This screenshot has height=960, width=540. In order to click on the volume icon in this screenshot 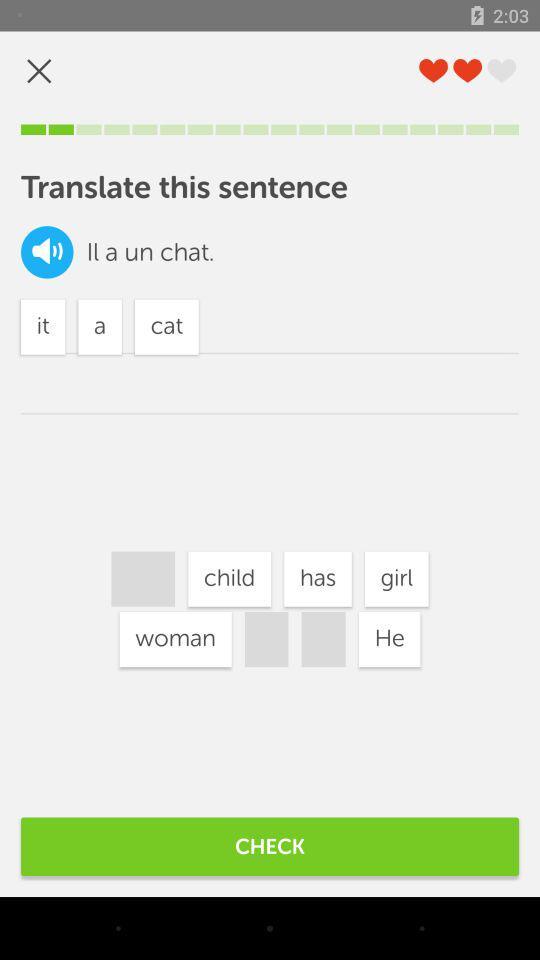, I will do `click(47, 251)`.